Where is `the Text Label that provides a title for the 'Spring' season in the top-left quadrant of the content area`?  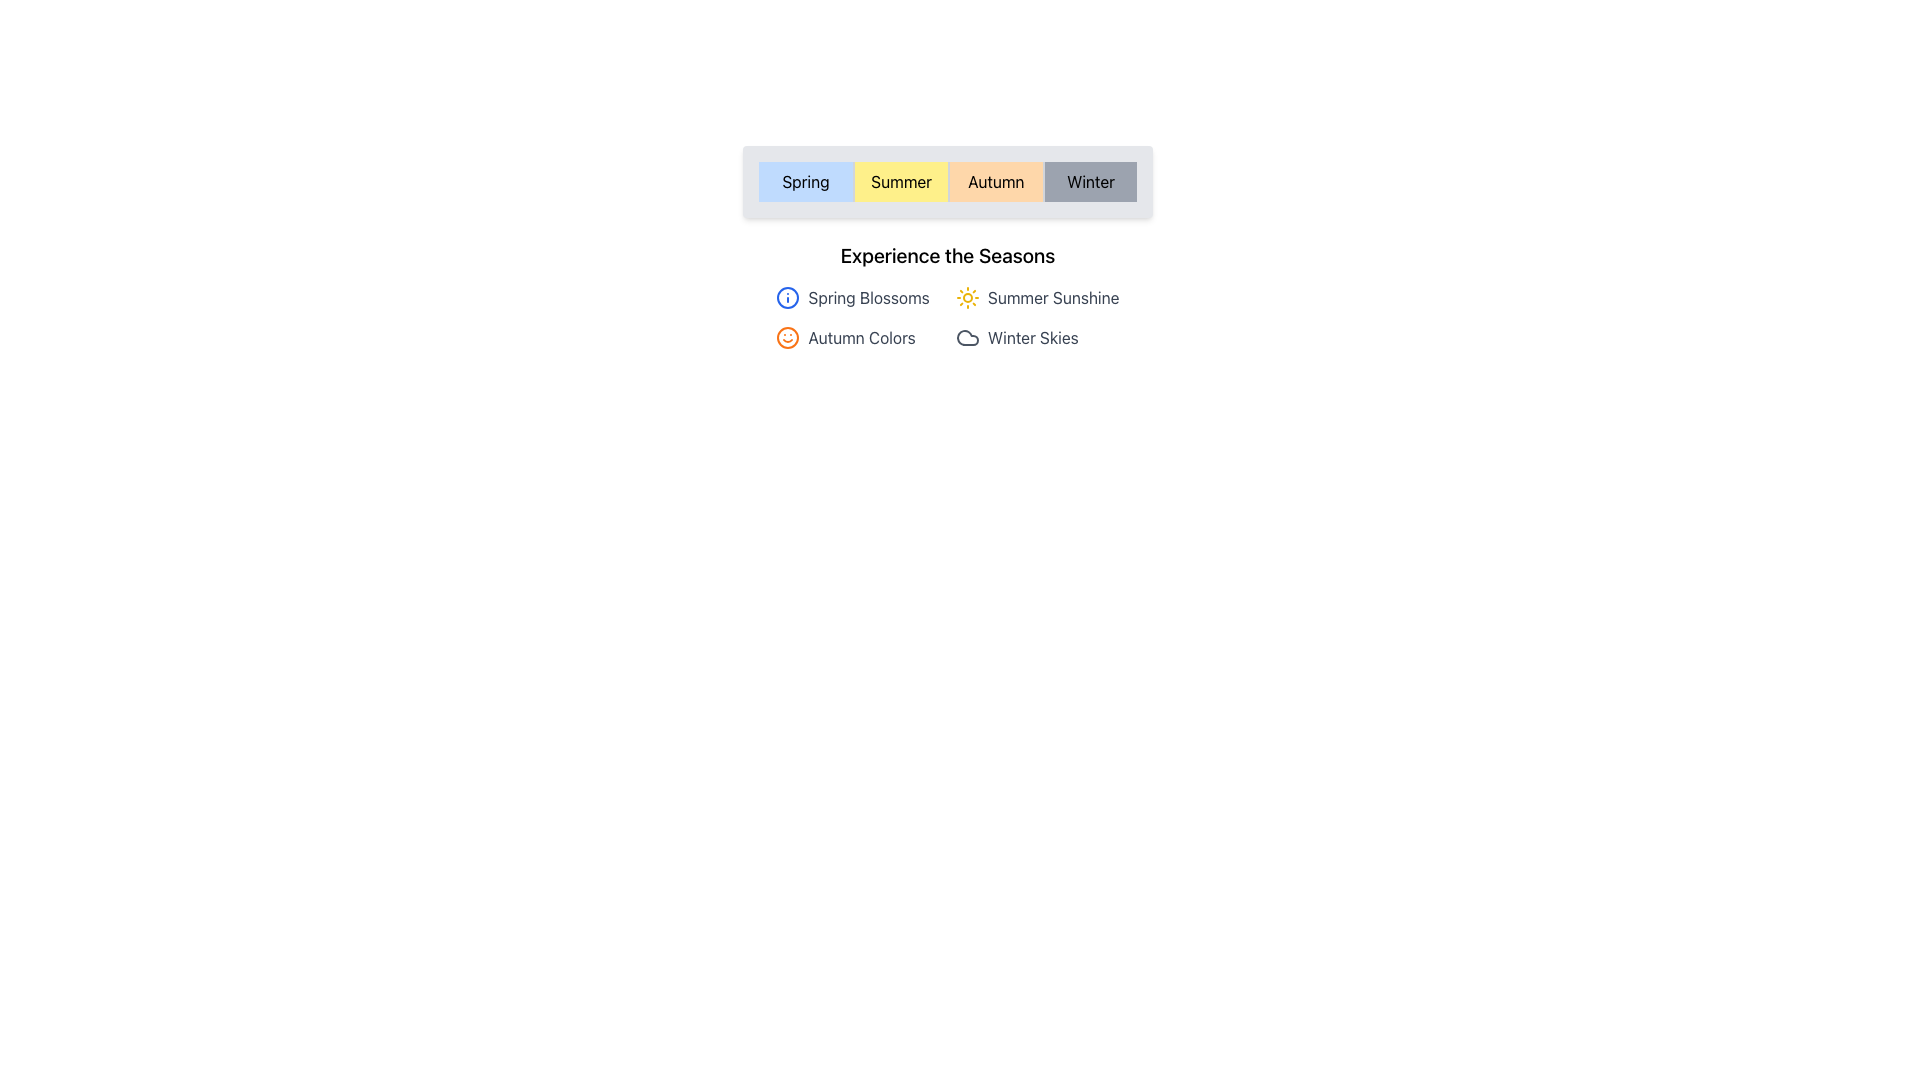
the Text Label that provides a title for the 'Spring' season in the top-left quadrant of the content area is located at coordinates (869, 297).